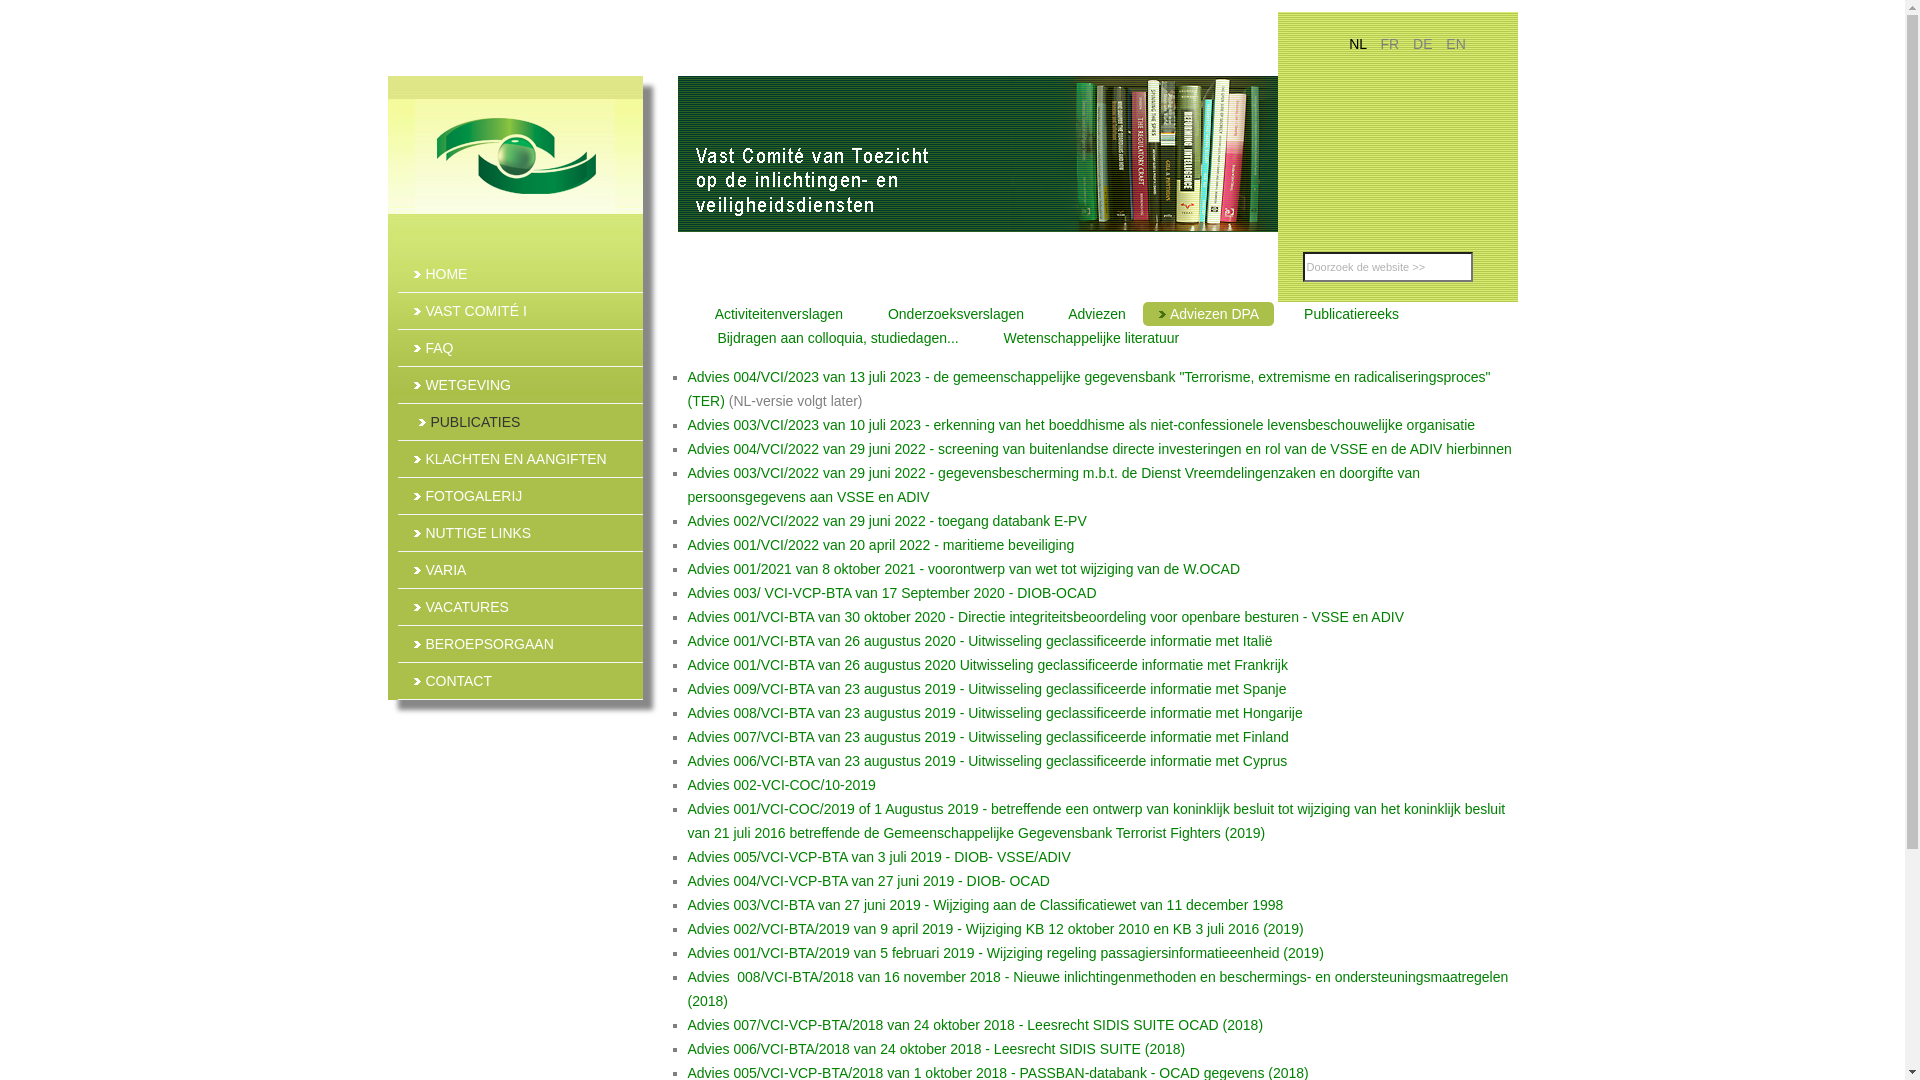 The height and width of the screenshot is (1080, 1920). What do you see at coordinates (398, 531) in the screenshot?
I see `'NUTTIGE LINKS'` at bounding box center [398, 531].